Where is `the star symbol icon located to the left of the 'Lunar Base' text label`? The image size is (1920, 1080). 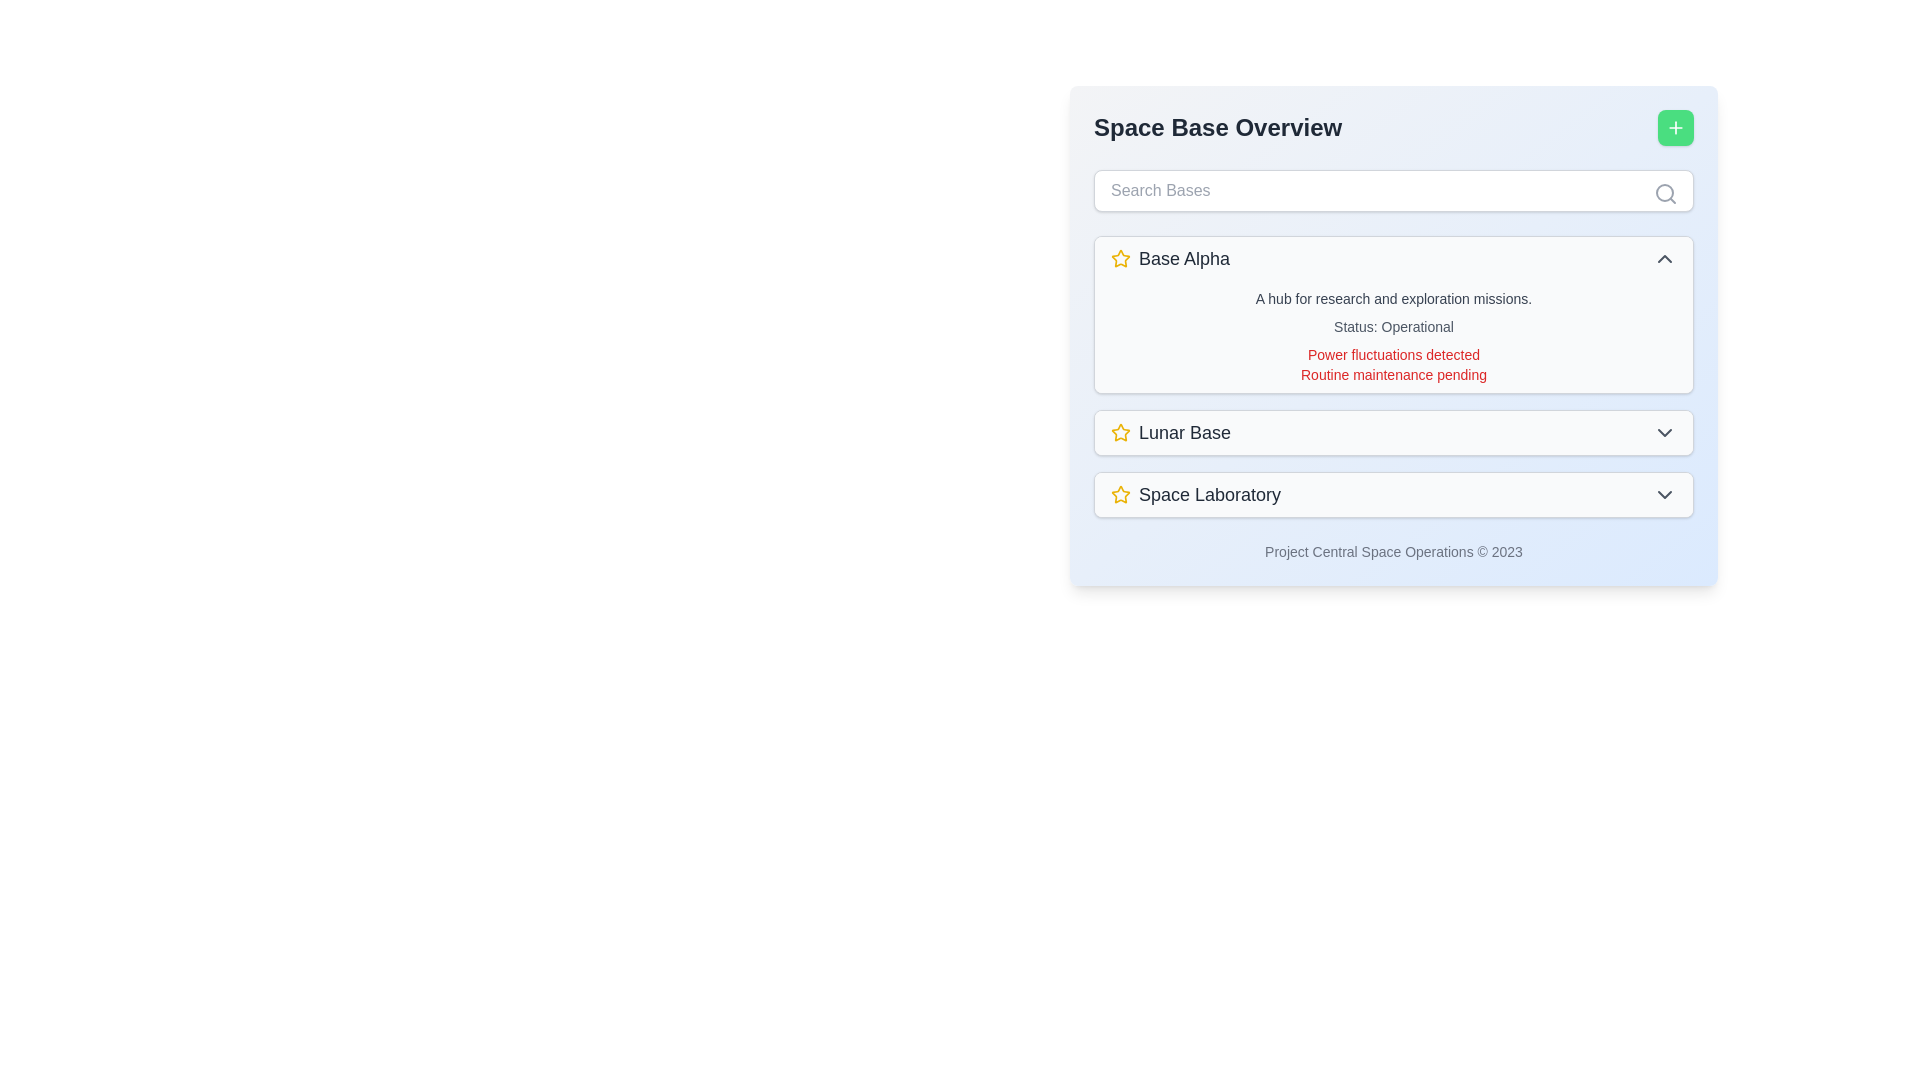
the star symbol icon located to the left of the 'Lunar Base' text label is located at coordinates (1121, 431).